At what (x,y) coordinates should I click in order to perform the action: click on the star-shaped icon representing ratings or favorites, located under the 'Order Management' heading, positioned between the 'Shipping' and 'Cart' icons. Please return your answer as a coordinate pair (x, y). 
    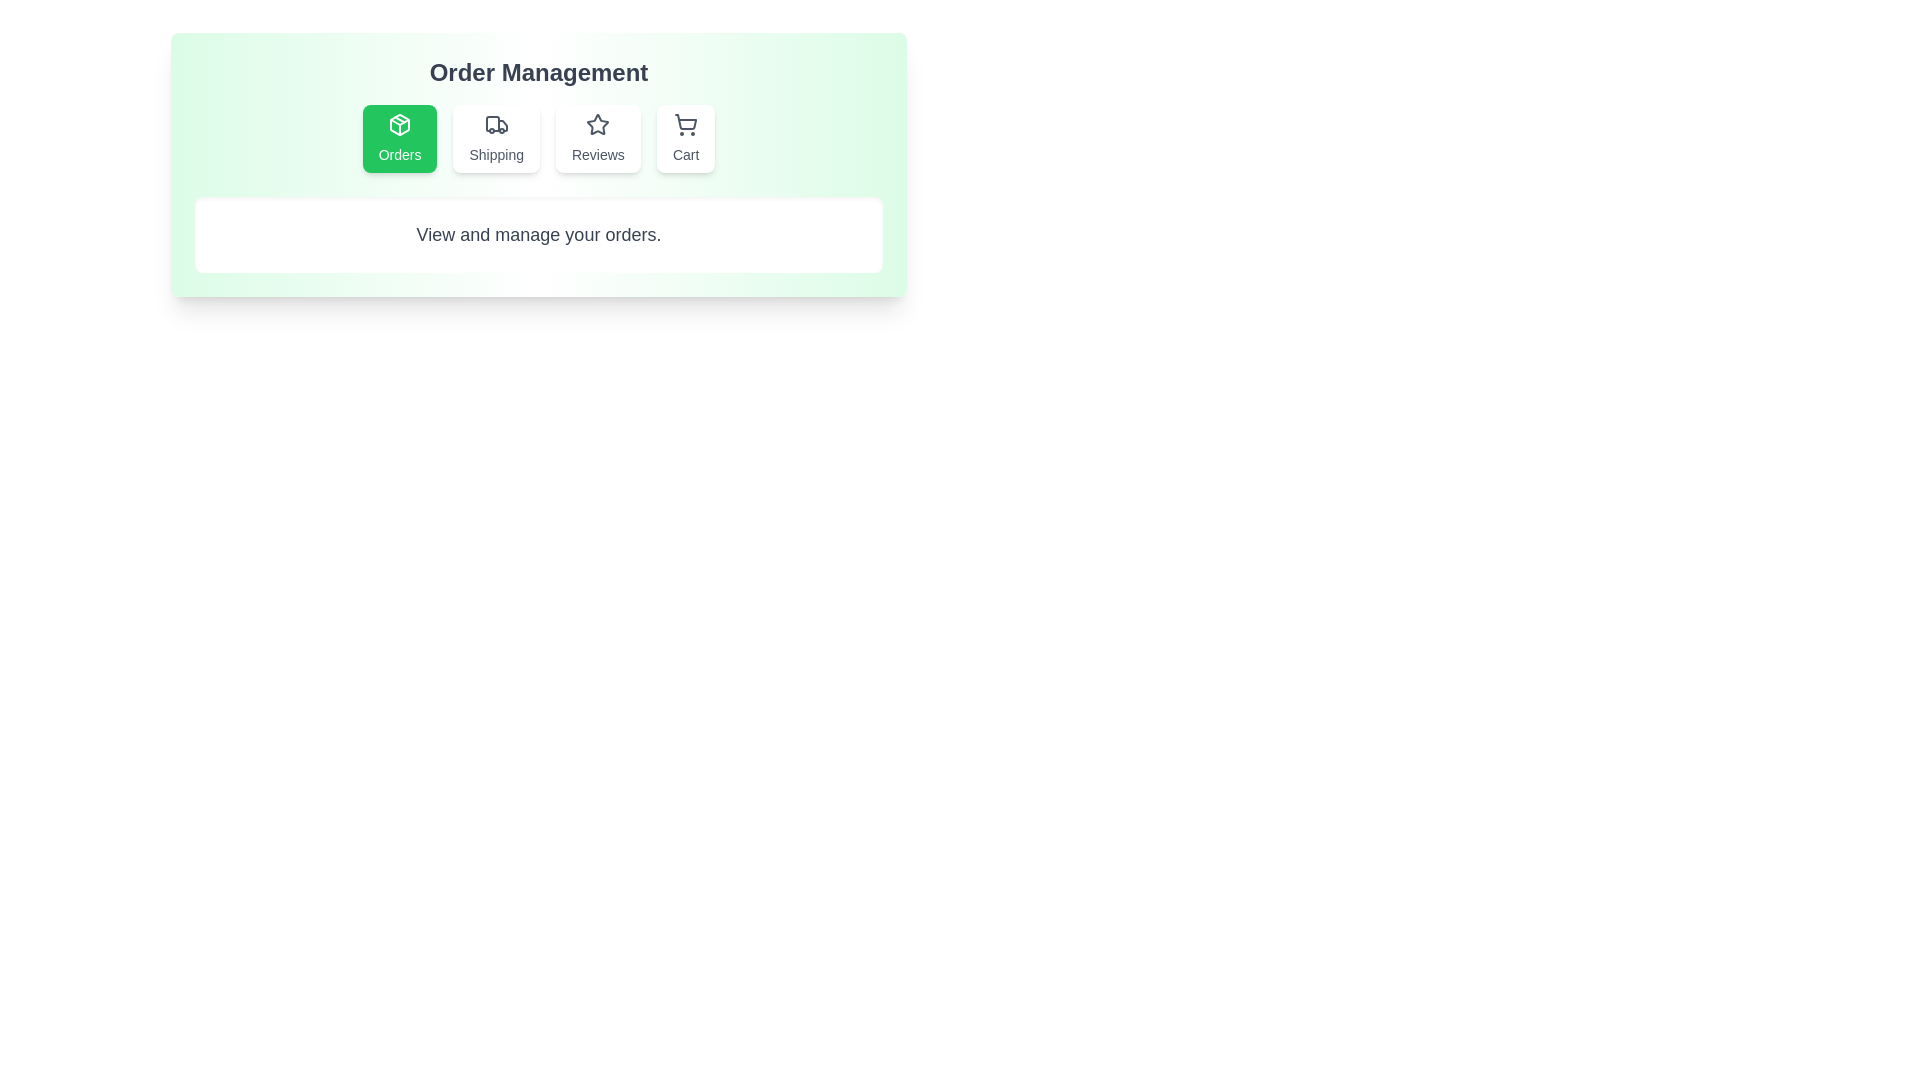
    Looking at the image, I should click on (597, 124).